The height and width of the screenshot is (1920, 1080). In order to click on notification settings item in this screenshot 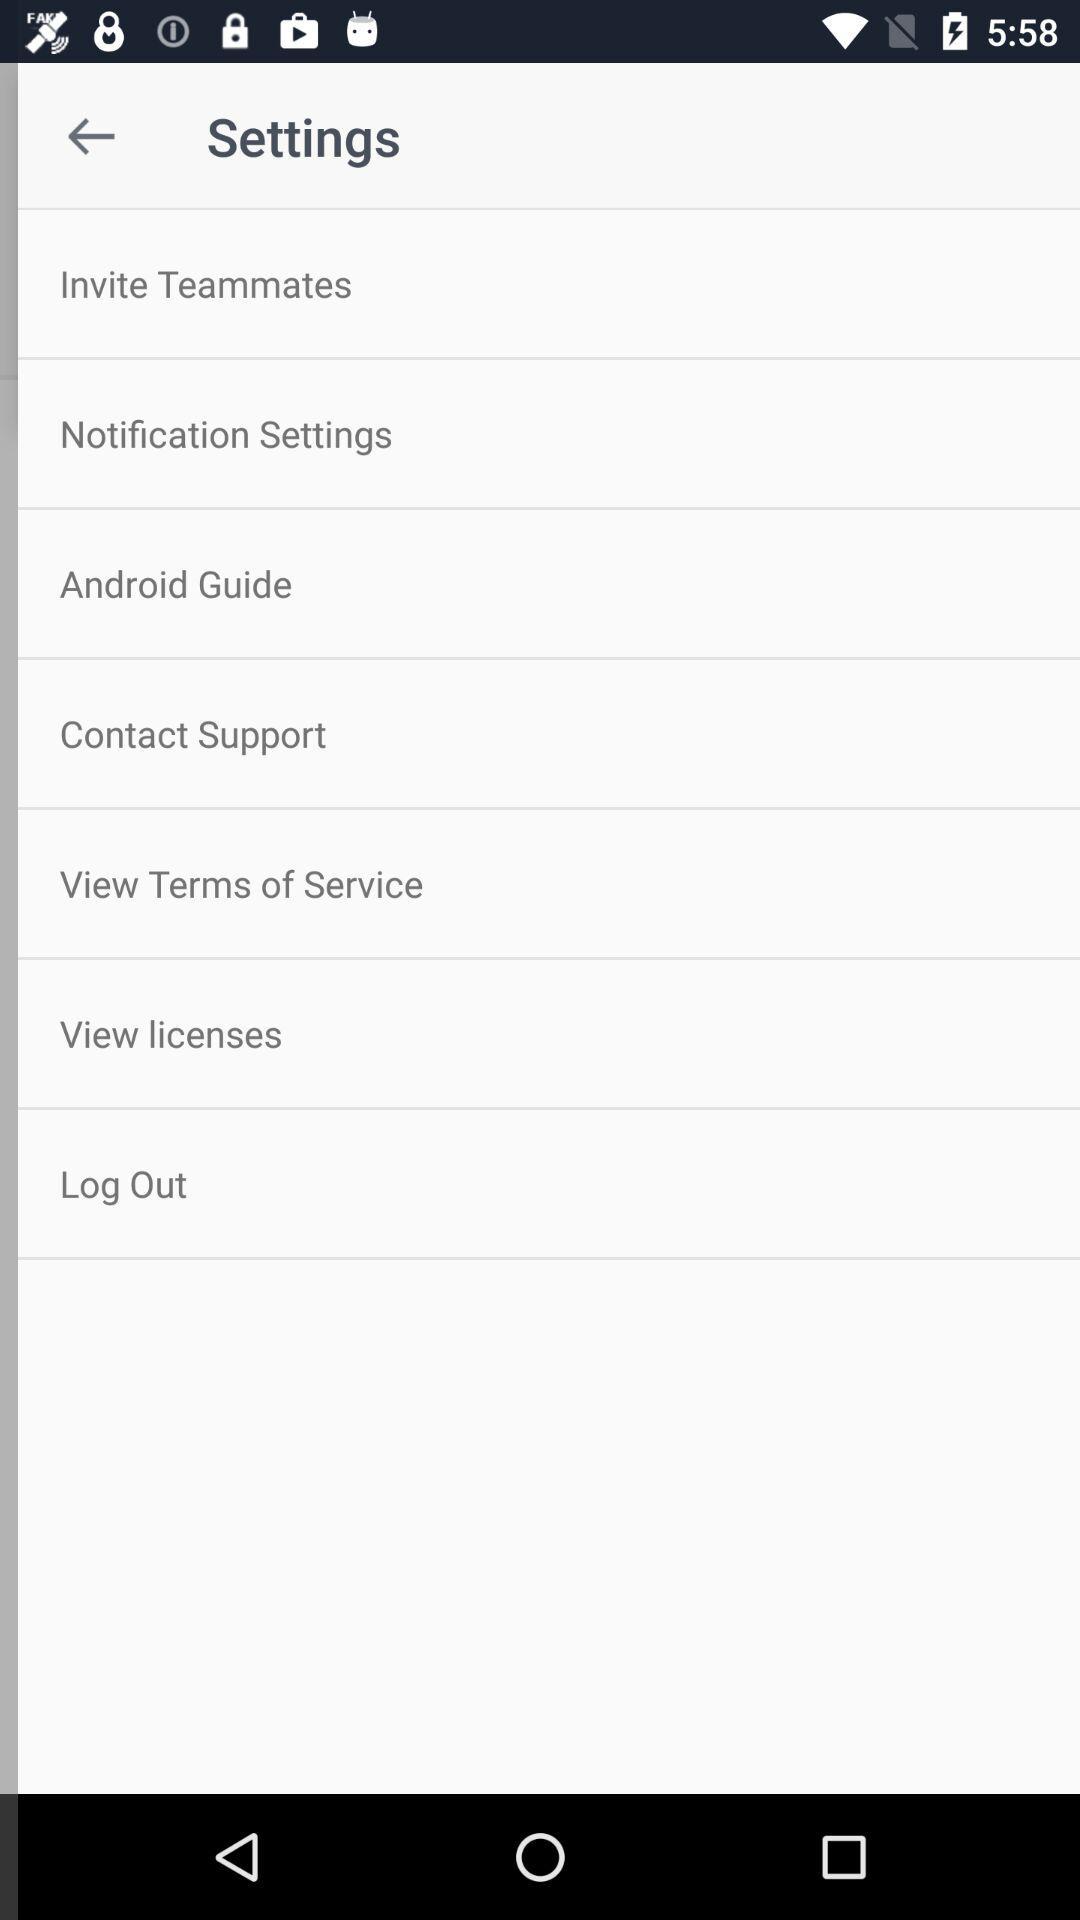, I will do `click(540, 432)`.